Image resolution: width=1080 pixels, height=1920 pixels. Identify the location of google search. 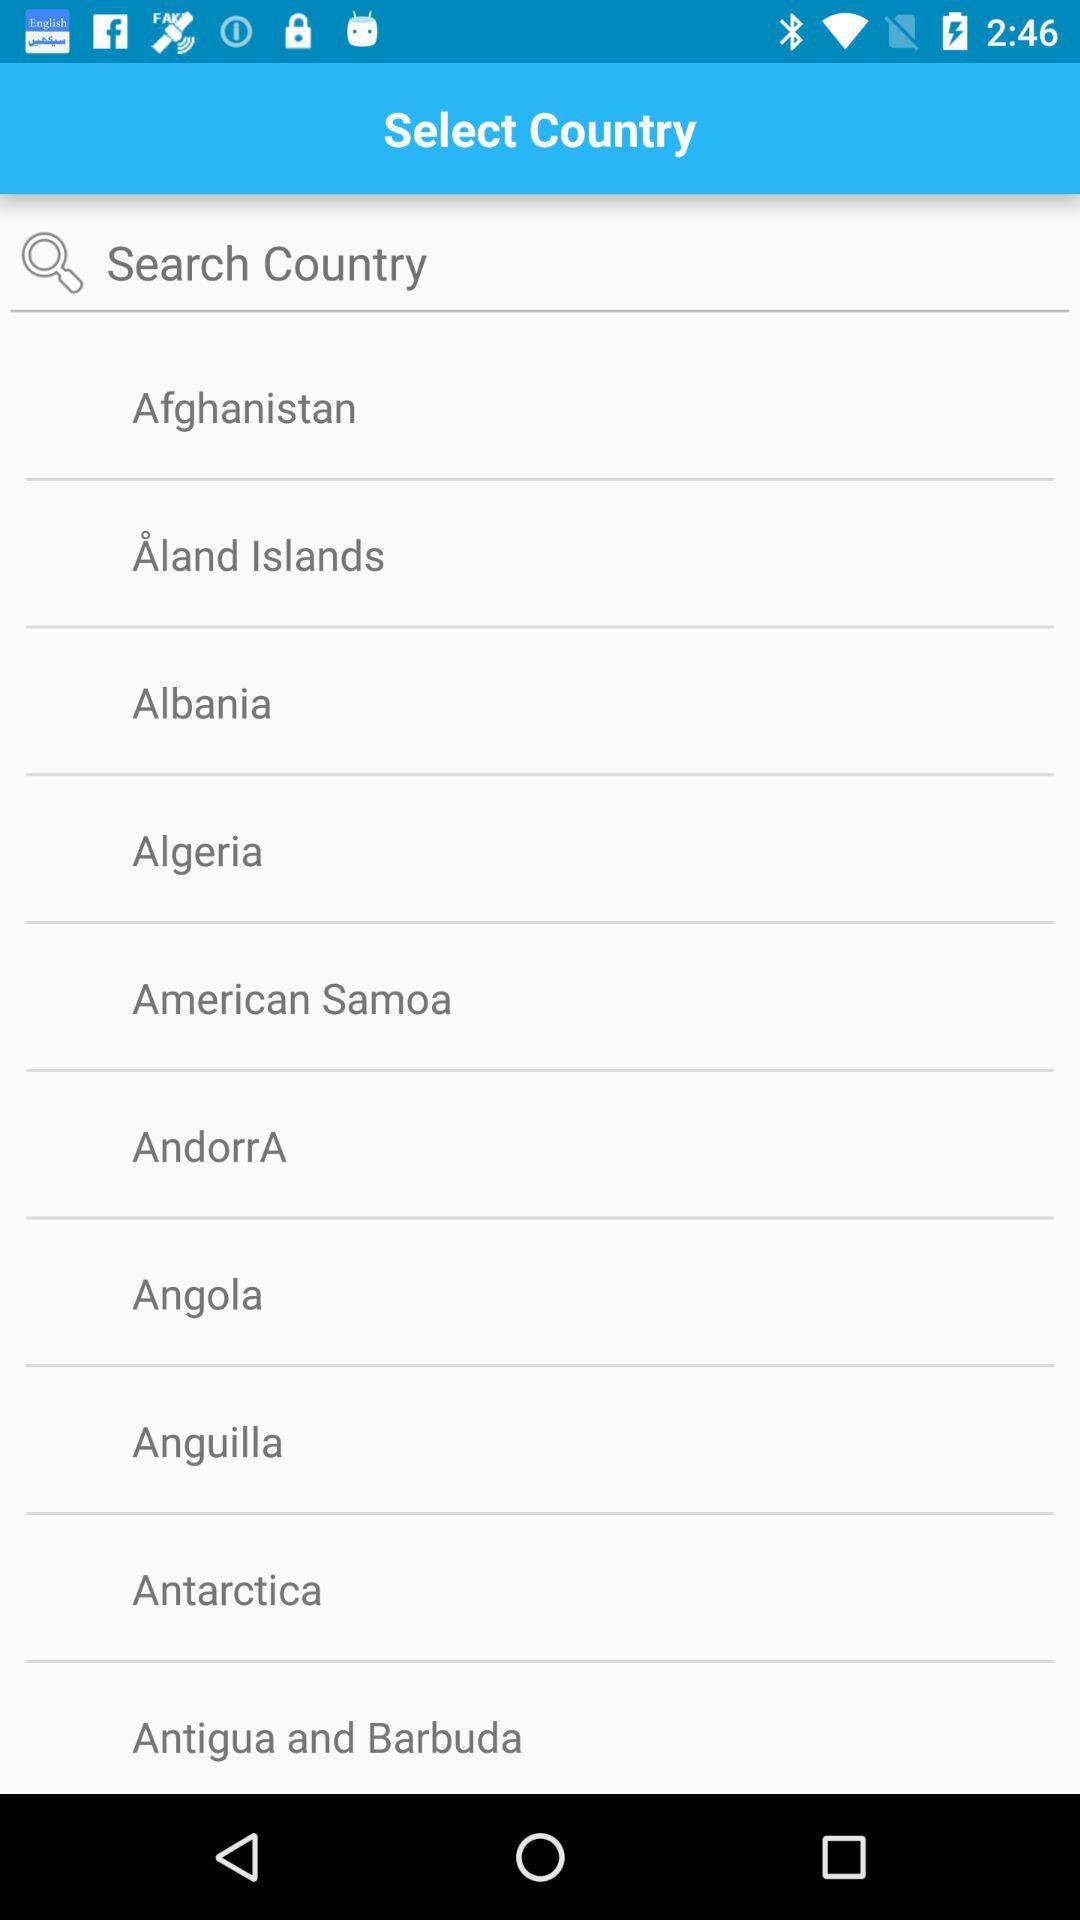
(540, 262).